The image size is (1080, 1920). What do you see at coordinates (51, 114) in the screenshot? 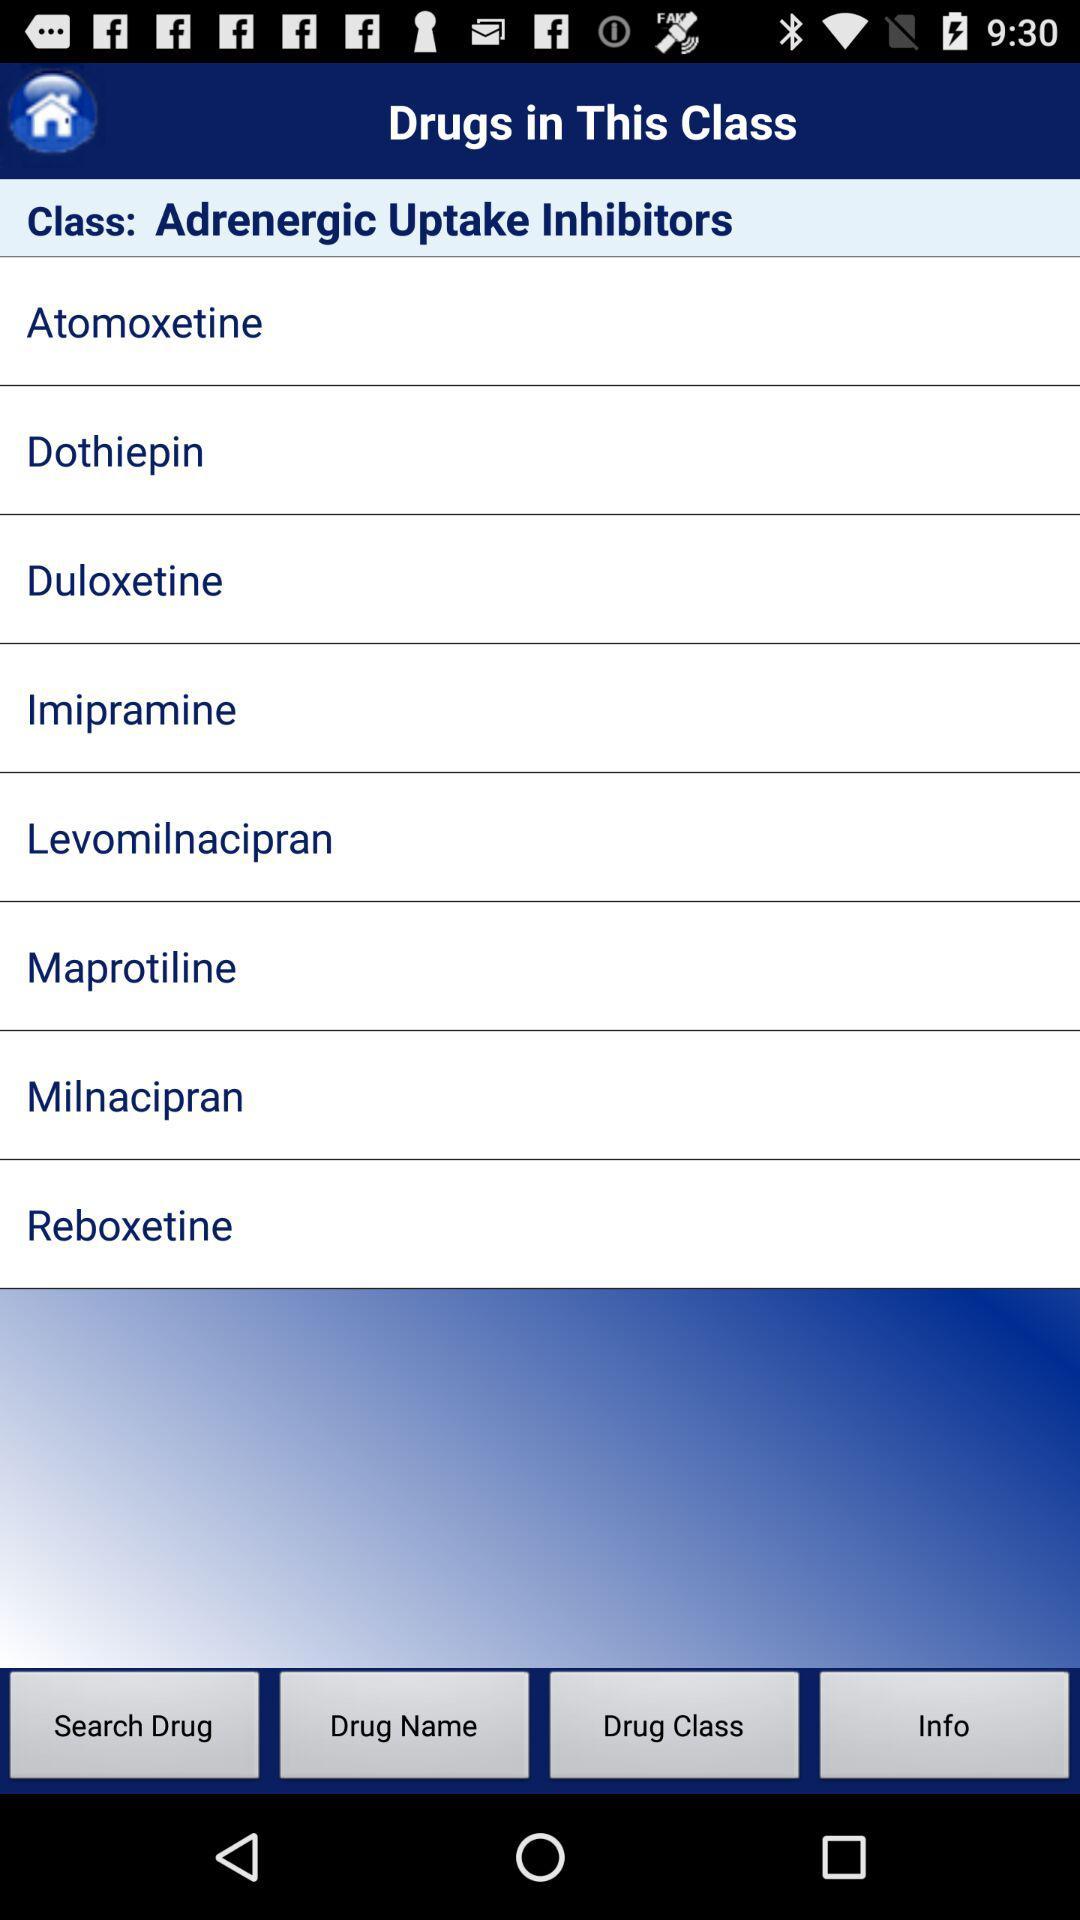
I see `homepage` at bounding box center [51, 114].